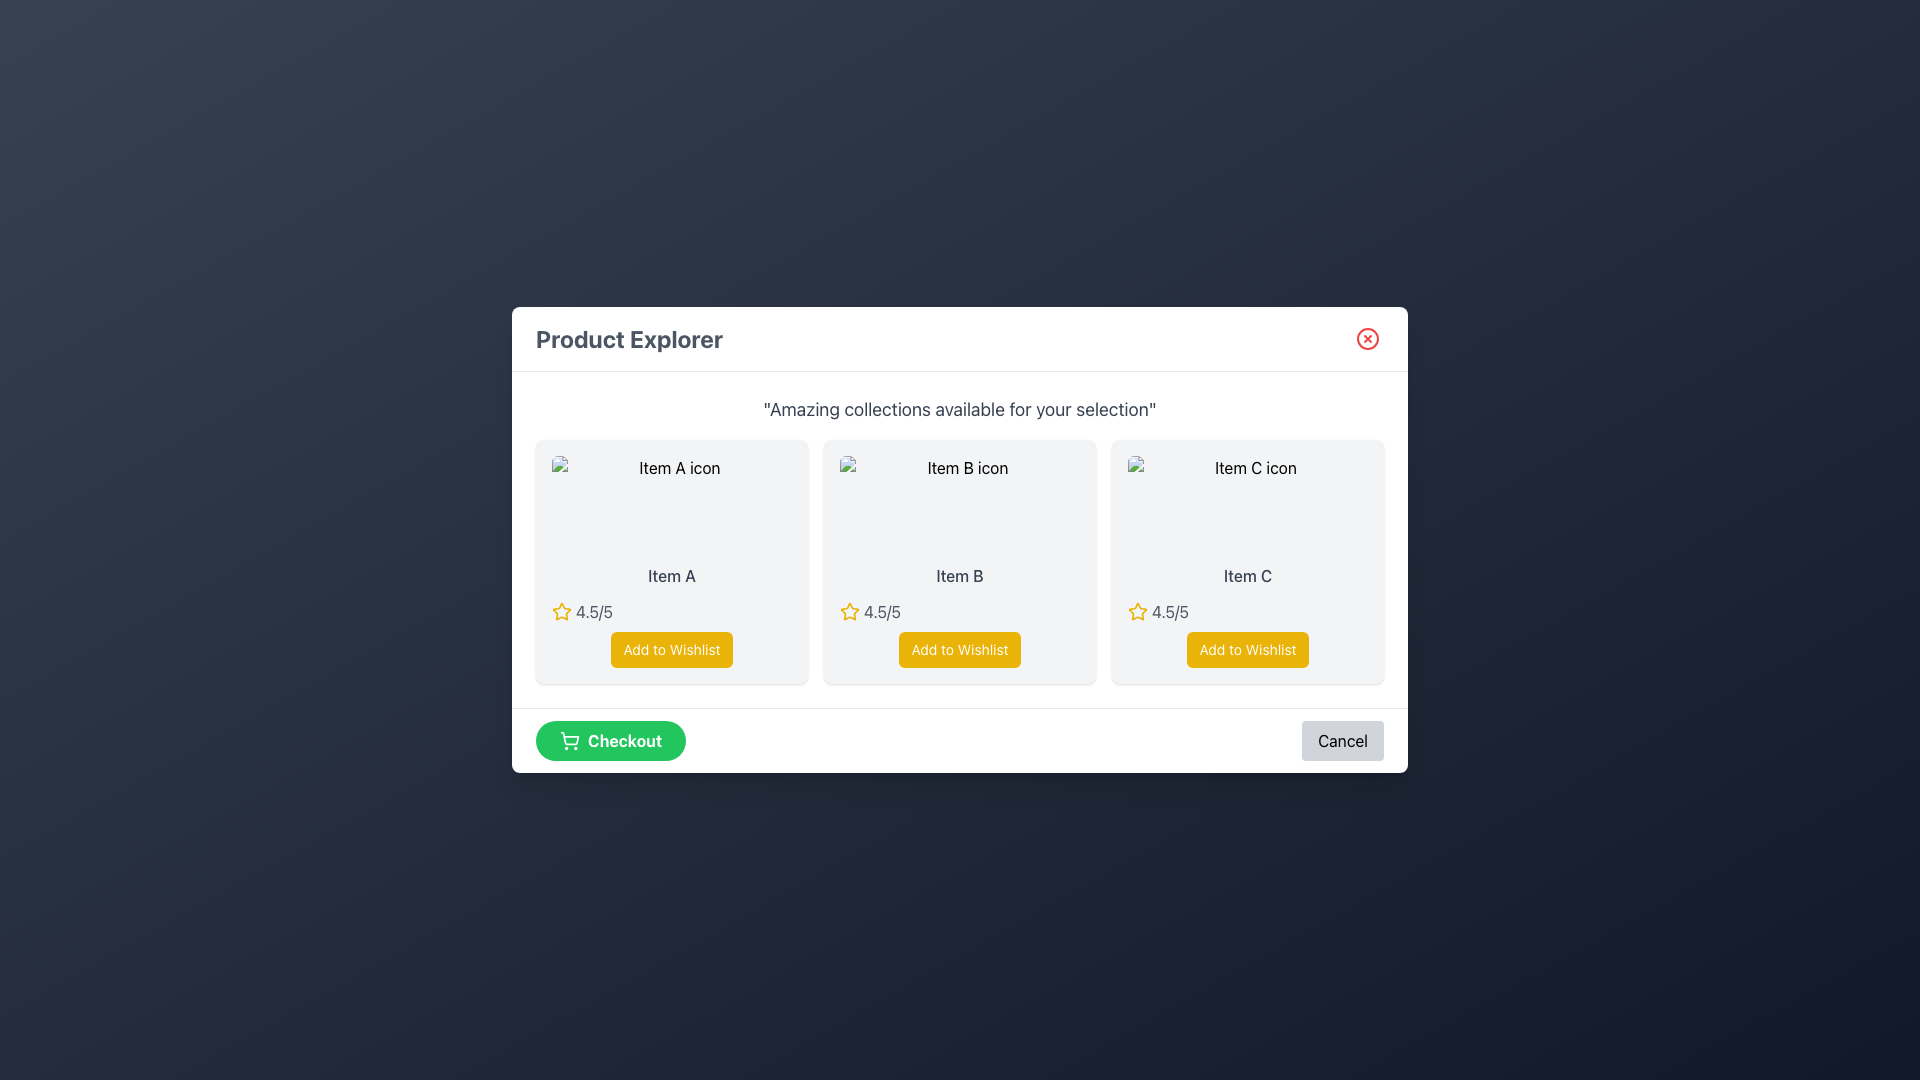 This screenshot has width=1920, height=1080. Describe the element at coordinates (609, 740) in the screenshot. I see `the green 'Checkout' button with rounded edges, featuring a white shopping cart icon and bold white text, to proceed with the checkout process` at that location.